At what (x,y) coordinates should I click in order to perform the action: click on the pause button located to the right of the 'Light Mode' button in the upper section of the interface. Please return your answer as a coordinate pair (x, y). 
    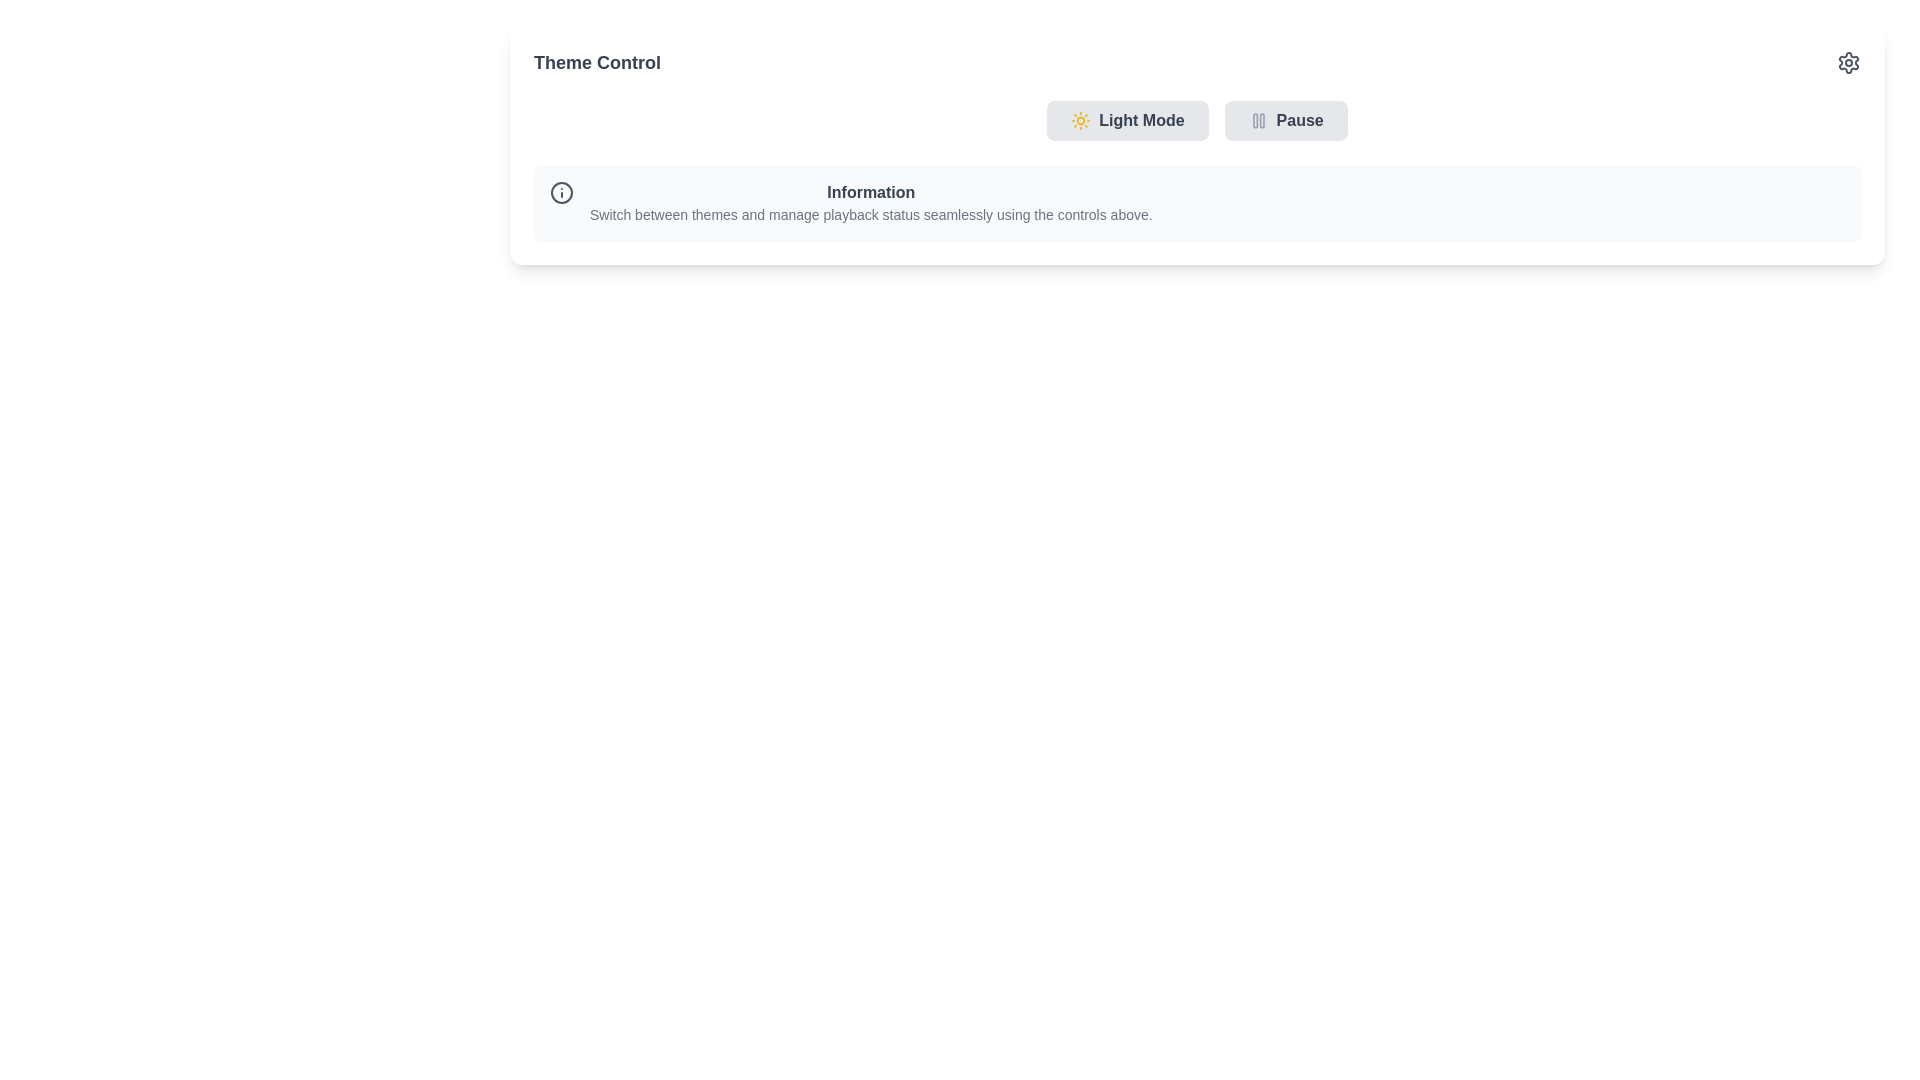
    Looking at the image, I should click on (1286, 120).